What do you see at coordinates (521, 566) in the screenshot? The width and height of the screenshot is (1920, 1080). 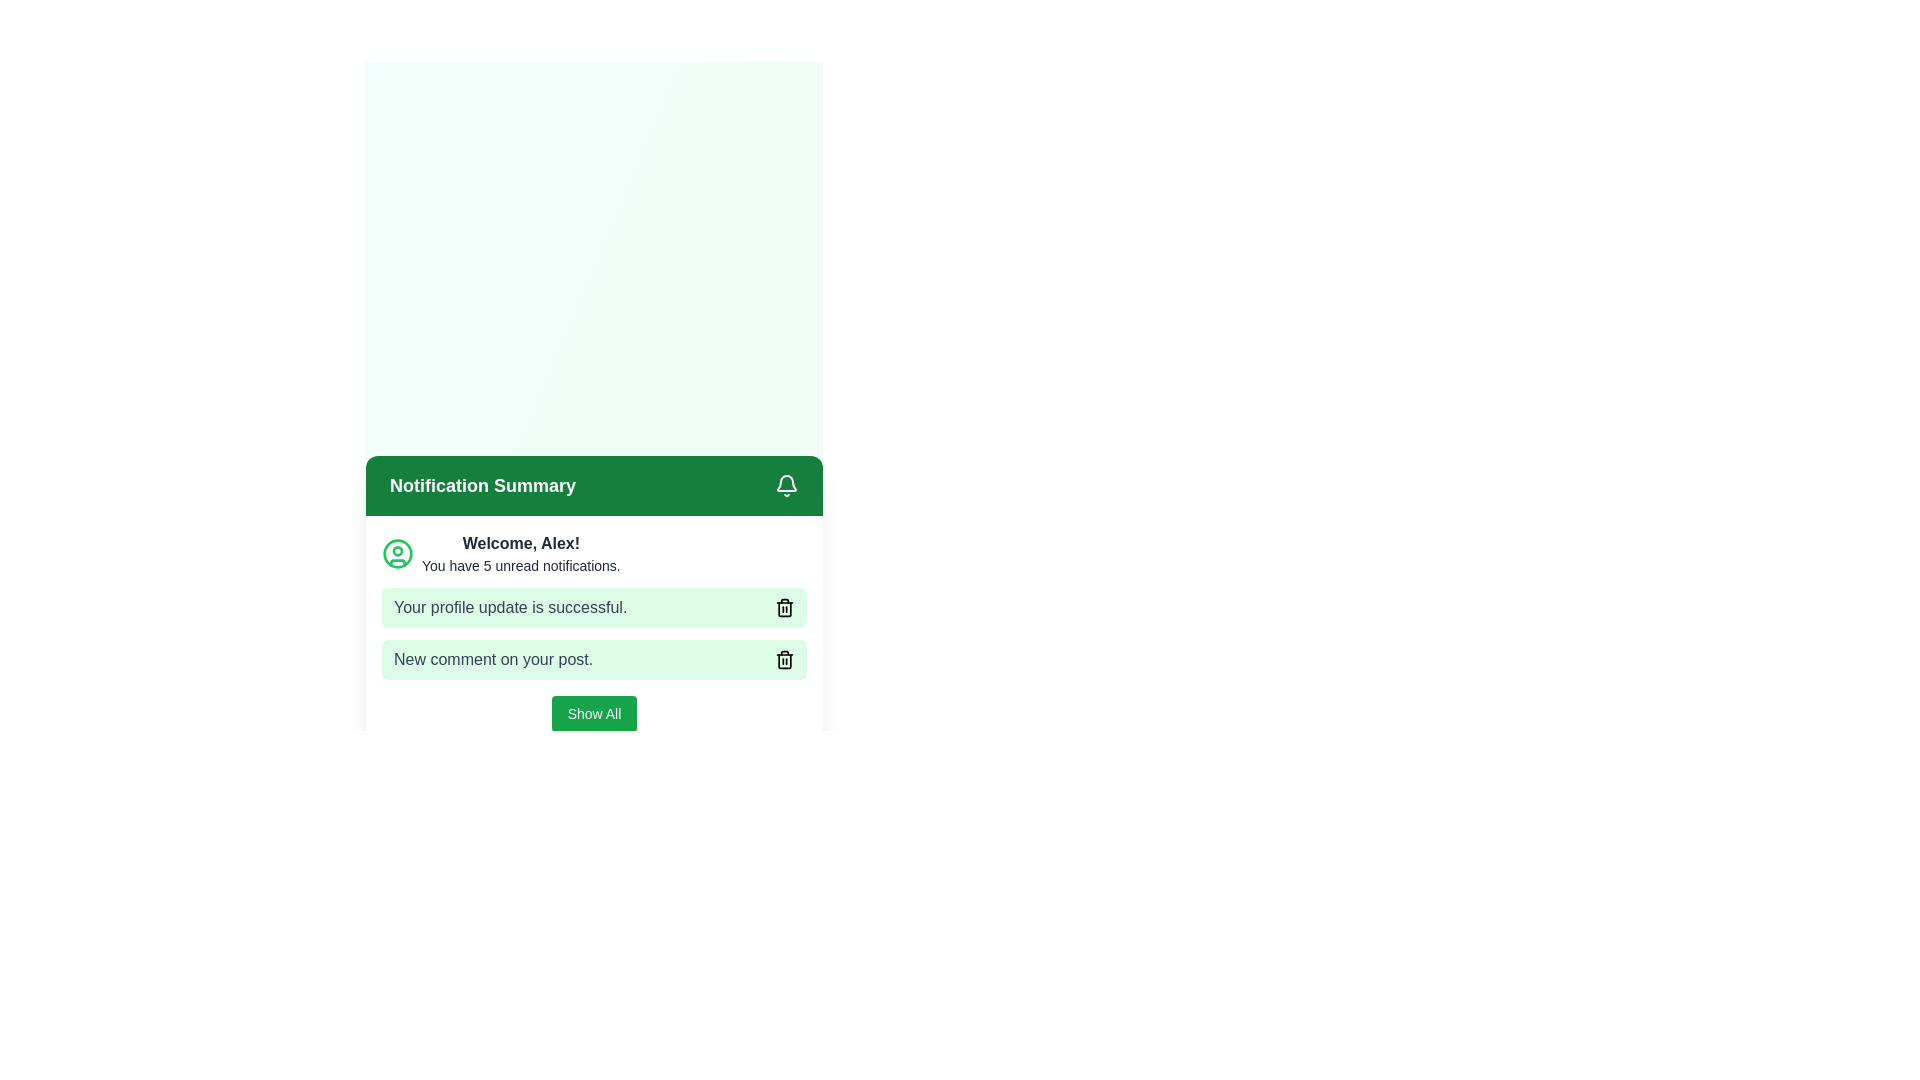 I see `the text label displaying 'You have 5 unread notifications.' located beneath the greeting text 'Welcome, Alex!' in the notification summary panel` at bounding box center [521, 566].